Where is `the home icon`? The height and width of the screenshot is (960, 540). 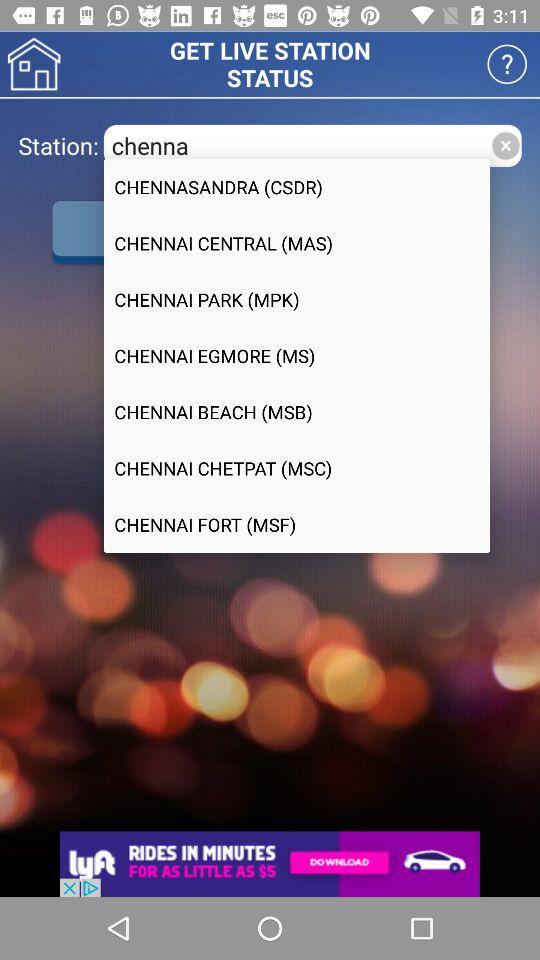 the home icon is located at coordinates (33, 64).